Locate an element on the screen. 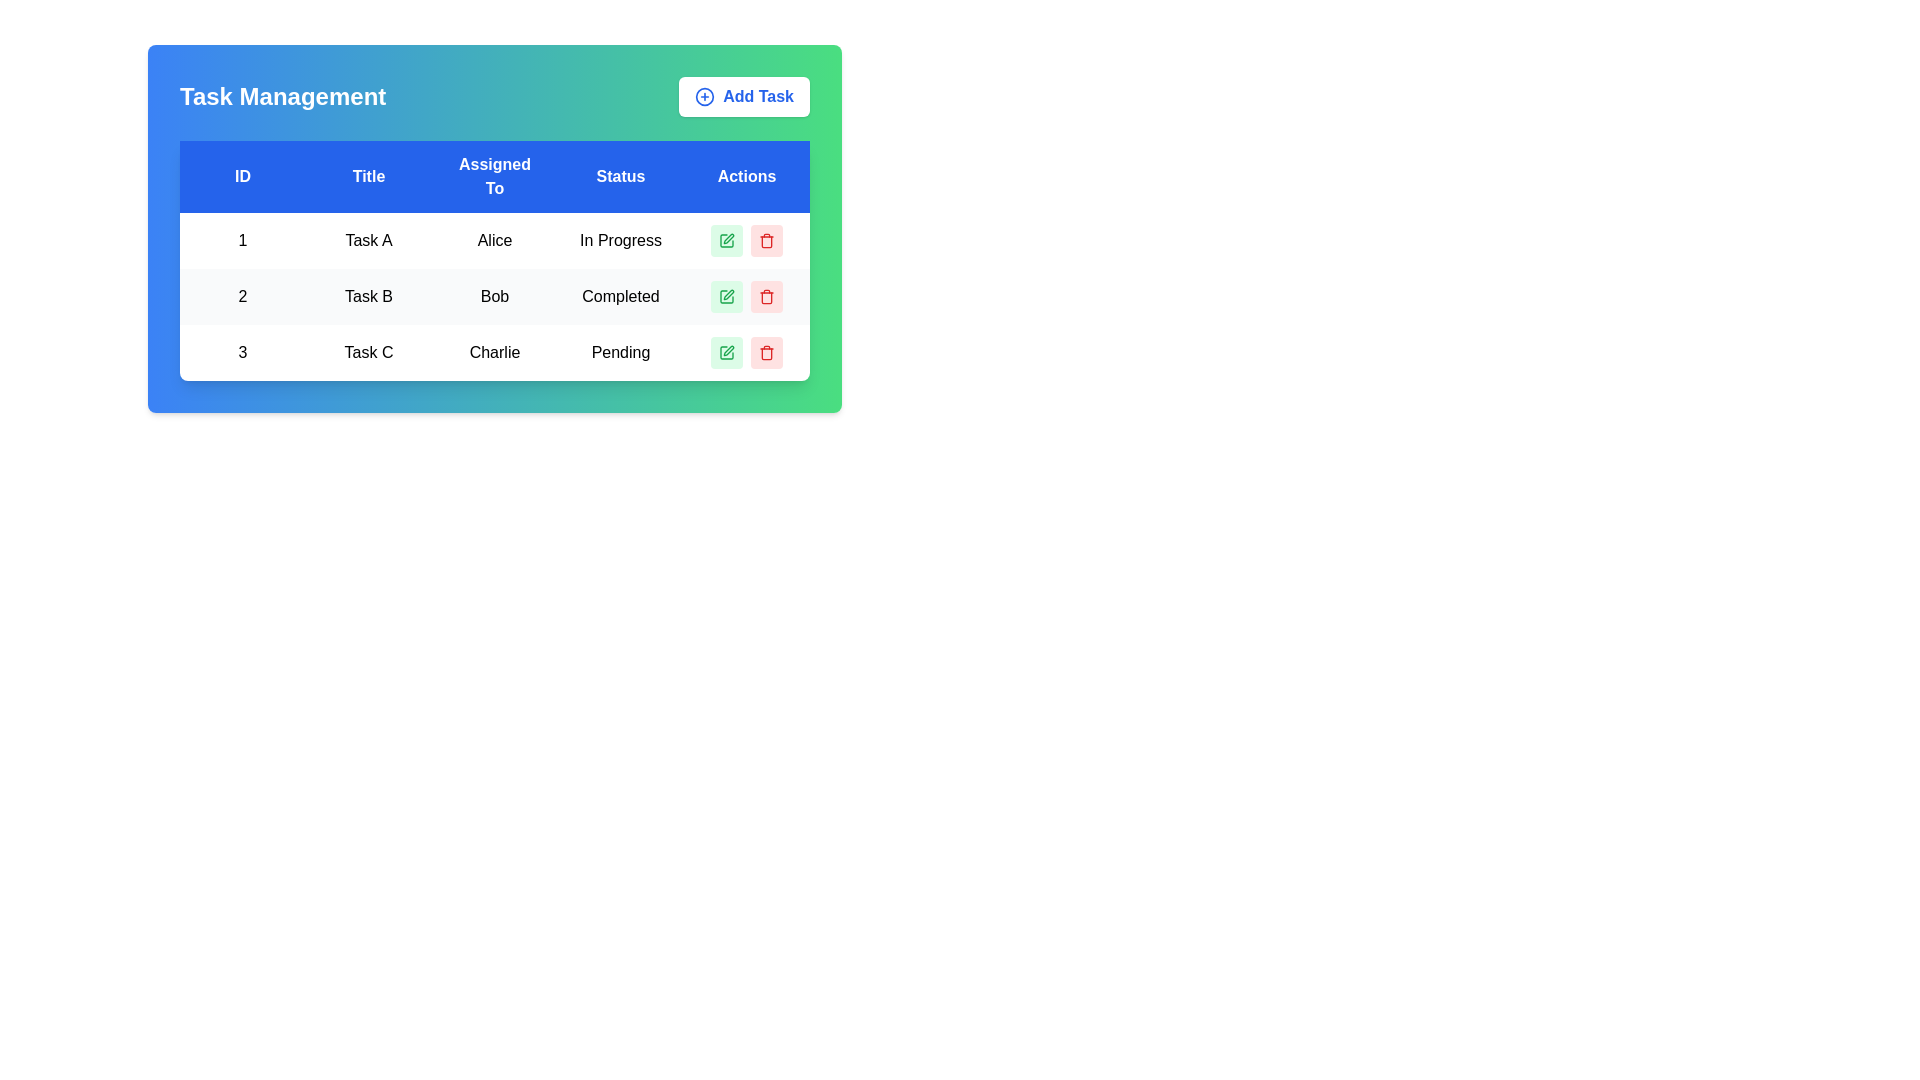 This screenshot has height=1080, width=1920. the blue circular icon with a plus sign located to the left of the 'Add Task' button is located at coordinates (705, 96).